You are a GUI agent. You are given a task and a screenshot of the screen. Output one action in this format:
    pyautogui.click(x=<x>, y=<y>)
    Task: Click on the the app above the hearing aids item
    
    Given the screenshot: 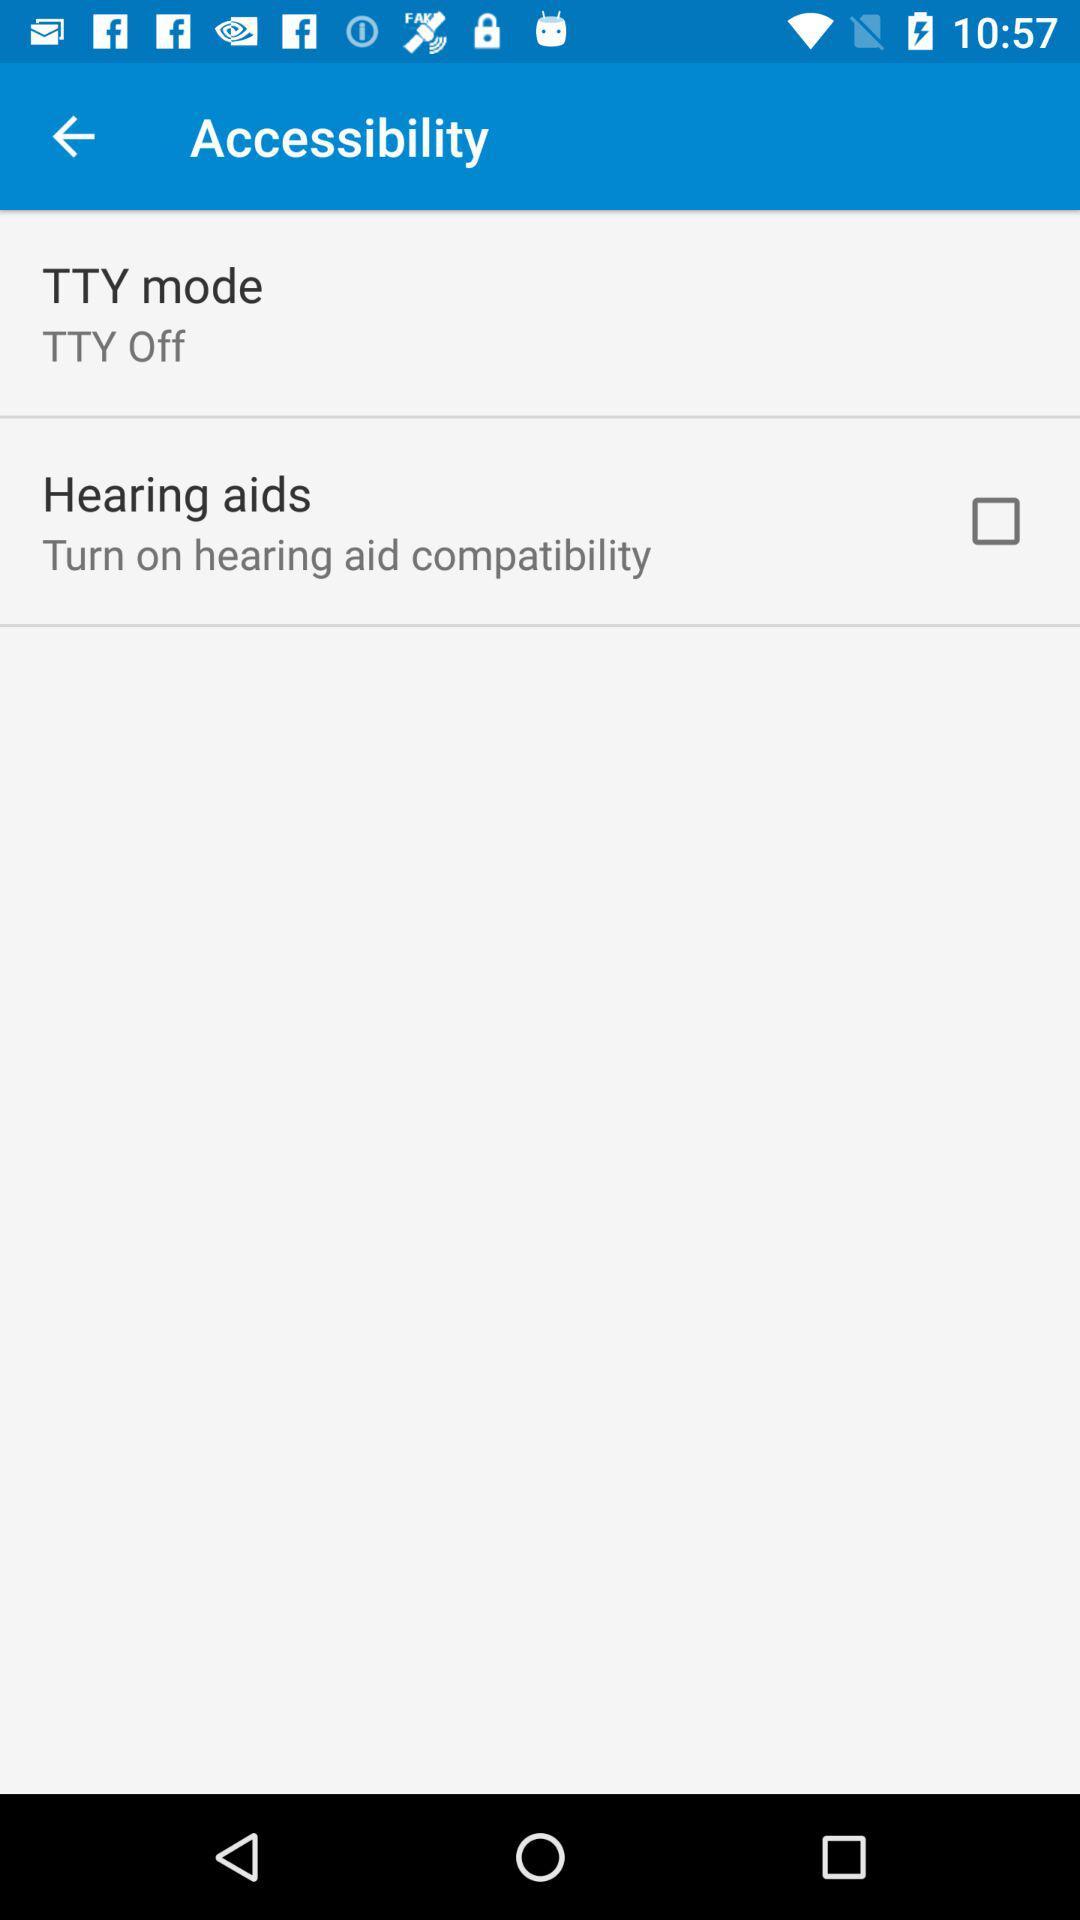 What is the action you would take?
    pyautogui.click(x=113, y=345)
    